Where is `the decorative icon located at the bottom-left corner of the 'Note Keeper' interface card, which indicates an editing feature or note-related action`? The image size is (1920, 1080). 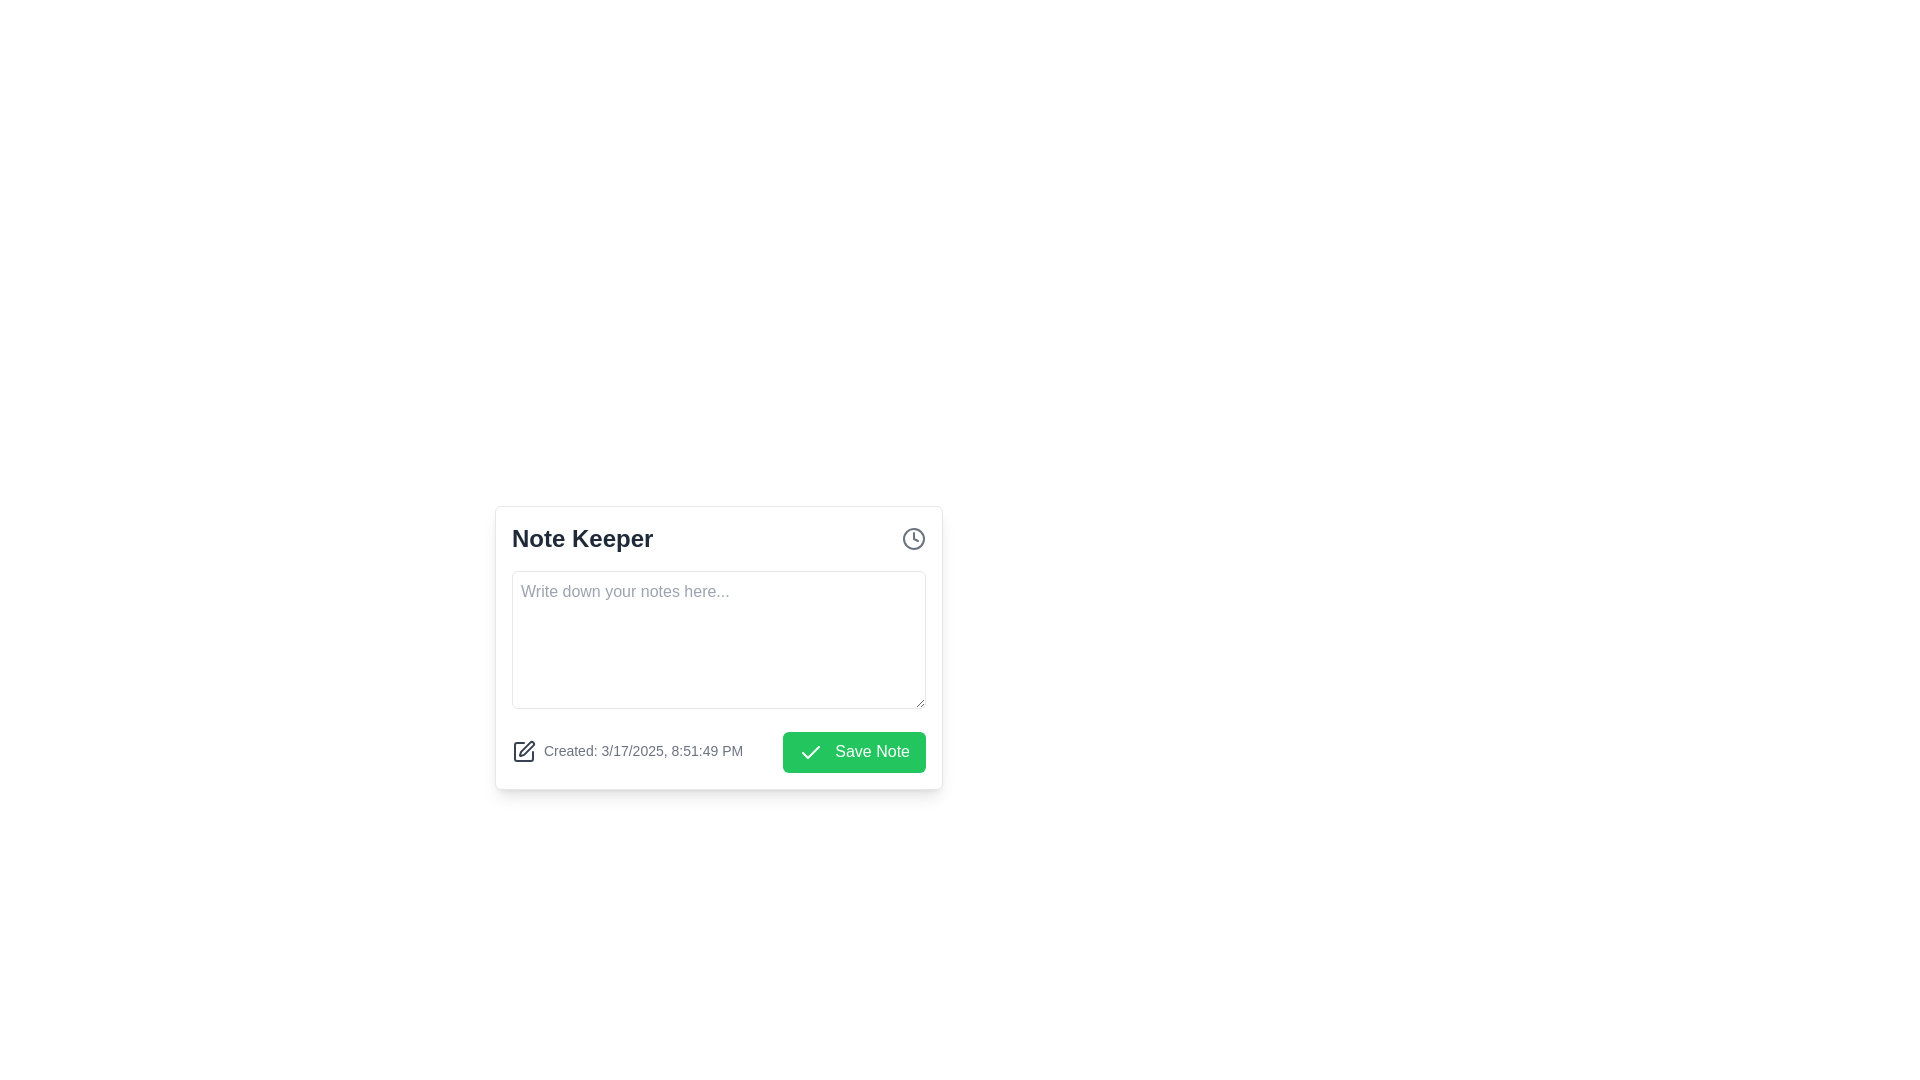
the decorative icon located at the bottom-left corner of the 'Note Keeper' interface card, which indicates an editing feature or note-related action is located at coordinates (523, 752).